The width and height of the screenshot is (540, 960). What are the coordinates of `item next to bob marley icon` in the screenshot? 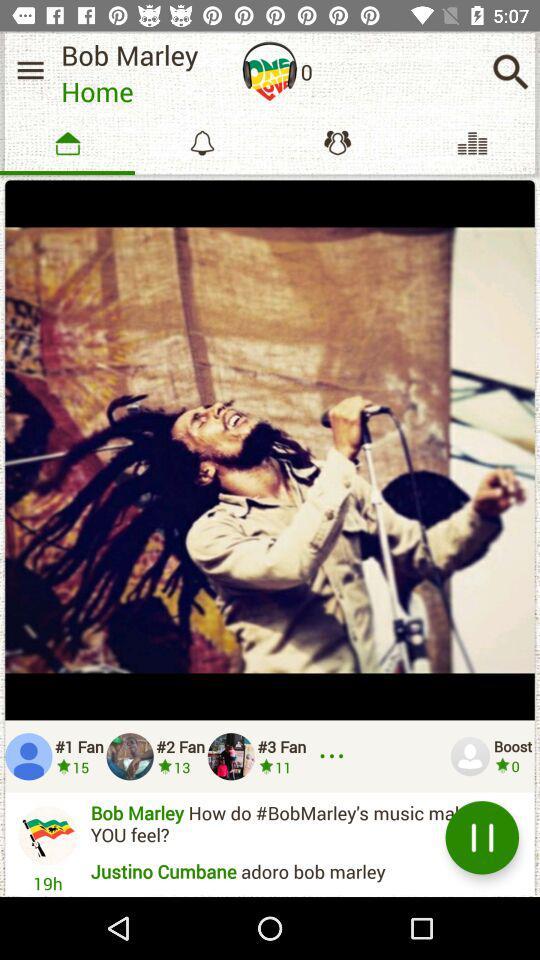 It's located at (270, 71).